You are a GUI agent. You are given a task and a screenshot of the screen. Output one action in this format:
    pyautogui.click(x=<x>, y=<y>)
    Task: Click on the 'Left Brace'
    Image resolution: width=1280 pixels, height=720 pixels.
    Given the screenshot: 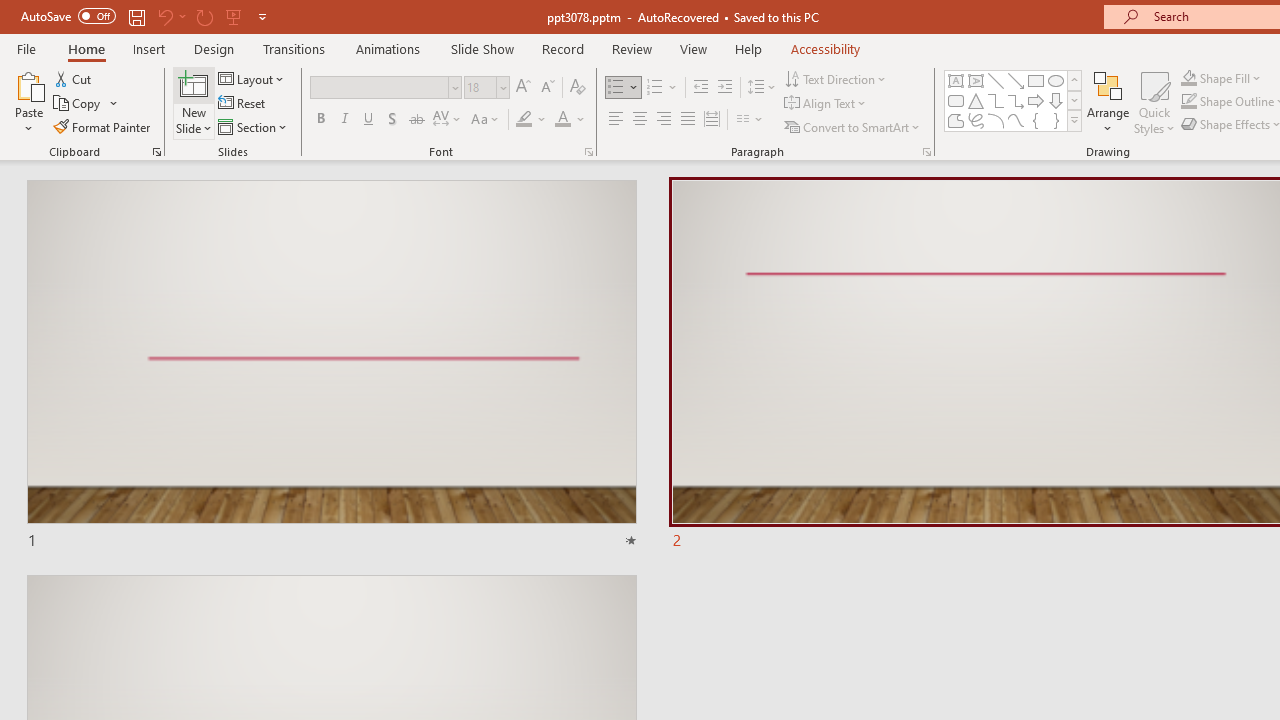 What is the action you would take?
    pyautogui.click(x=1036, y=120)
    